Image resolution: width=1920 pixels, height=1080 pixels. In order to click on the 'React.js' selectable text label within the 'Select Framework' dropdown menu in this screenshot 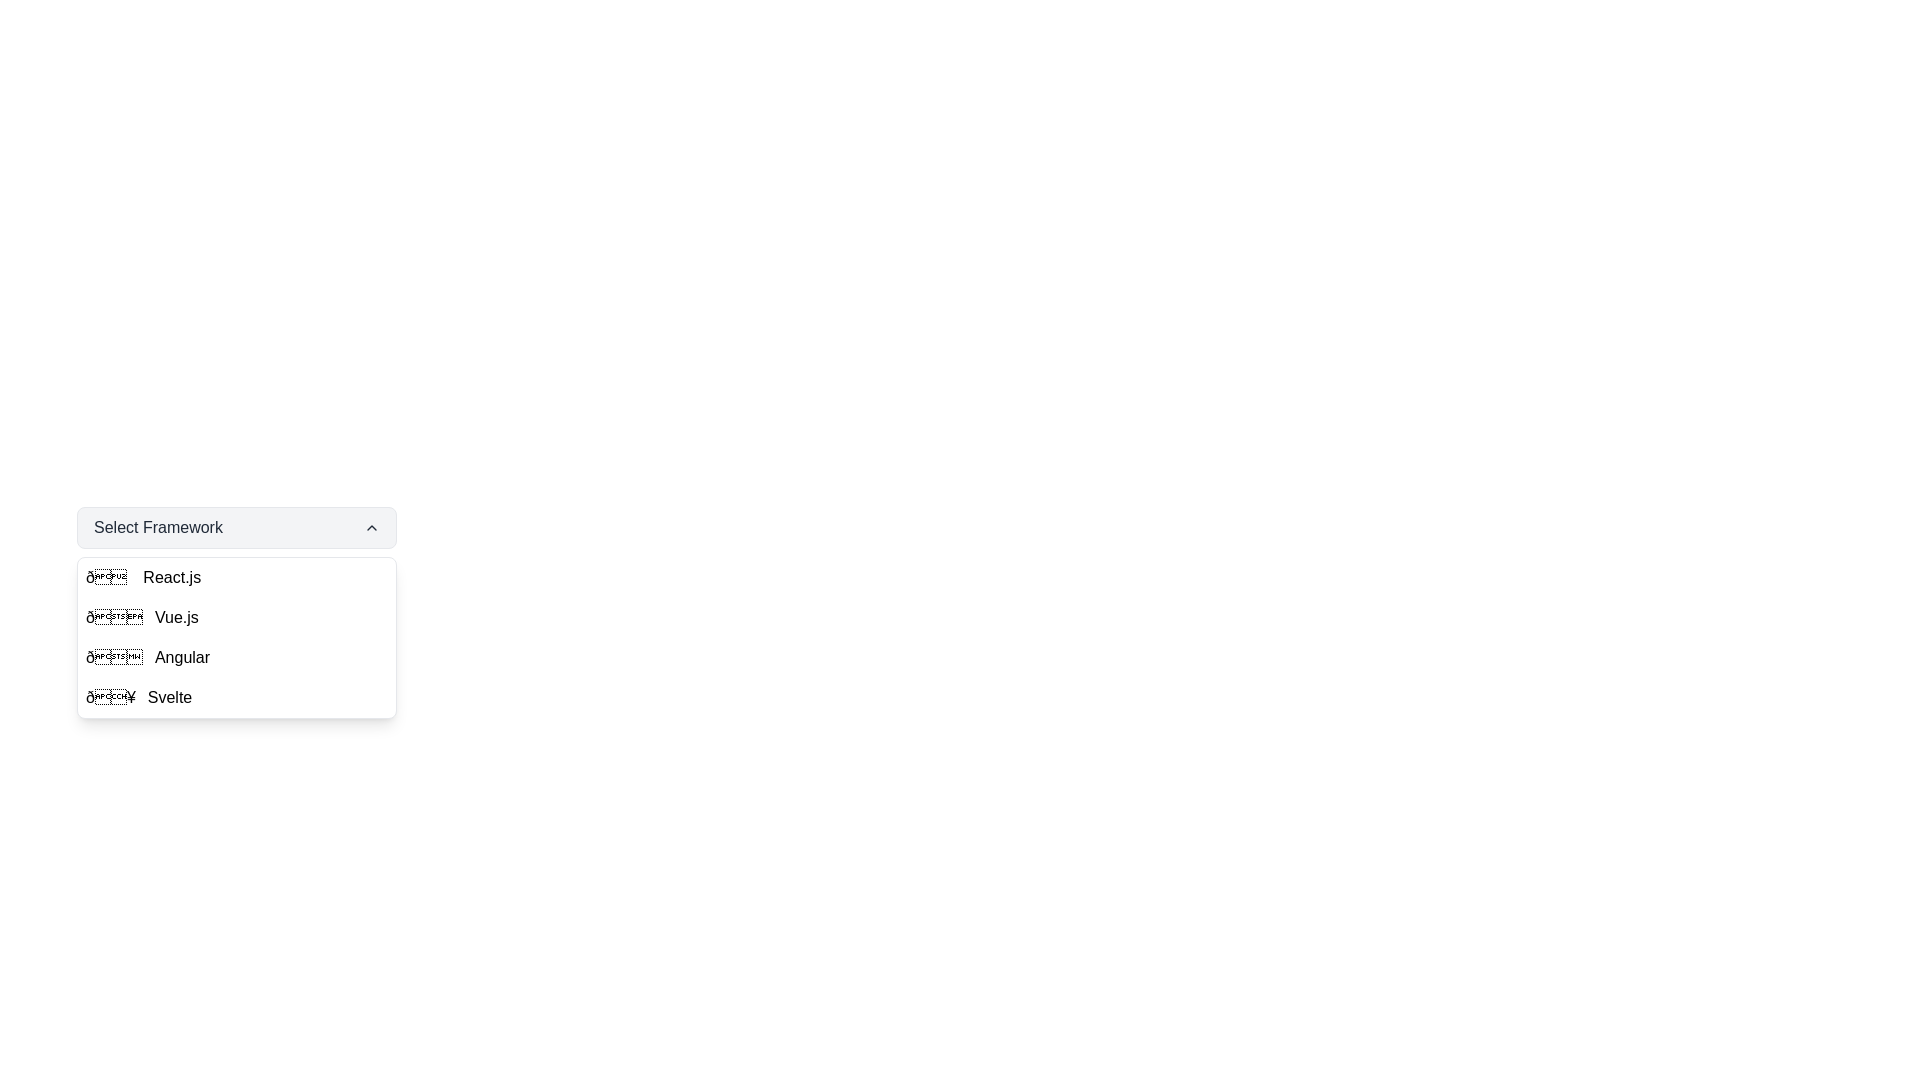, I will do `click(172, 578)`.